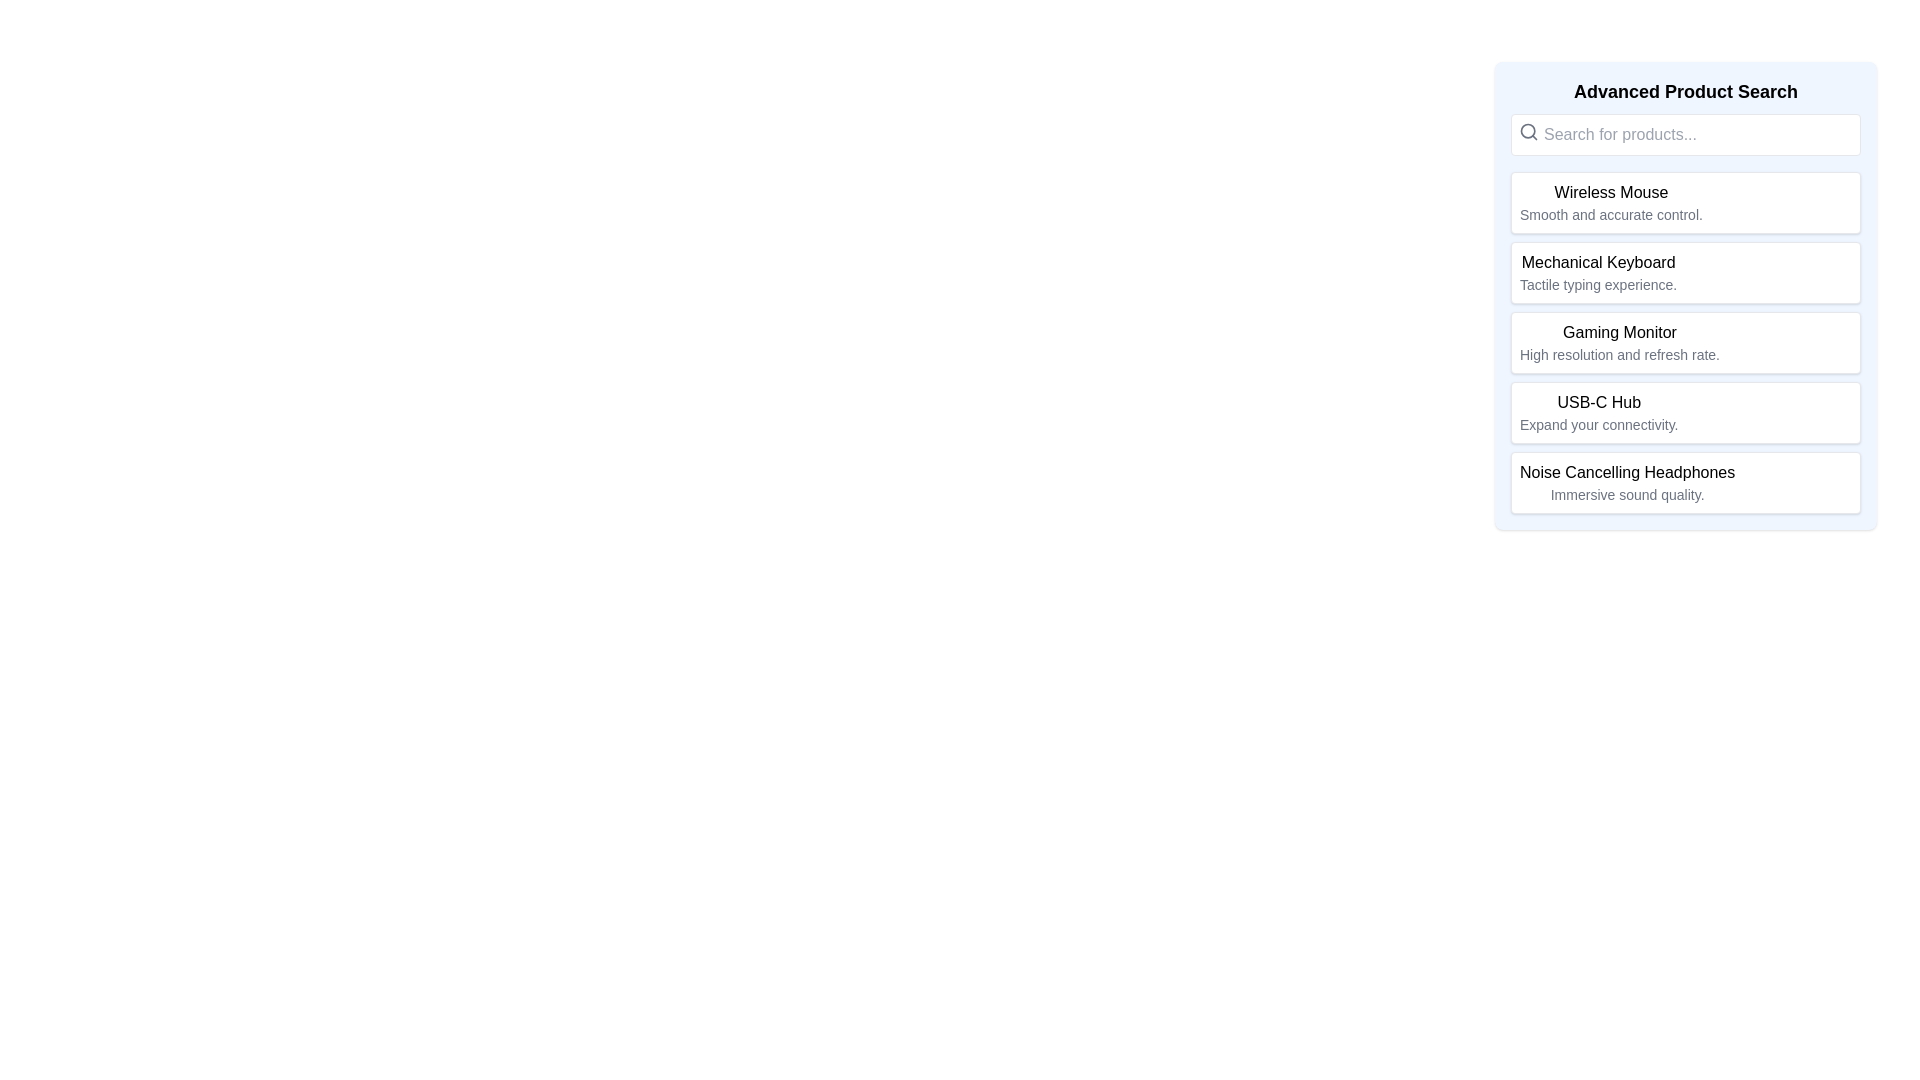  What do you see at coordinates (1620, 331) in the screenshot?
I see `text label that reads 'Gaming Monitor', which is the third item in a vertically stacked list of items including 'Wireless Mouse' and 'Mechanical Keyboard'` at bounding box center [1620, 331].